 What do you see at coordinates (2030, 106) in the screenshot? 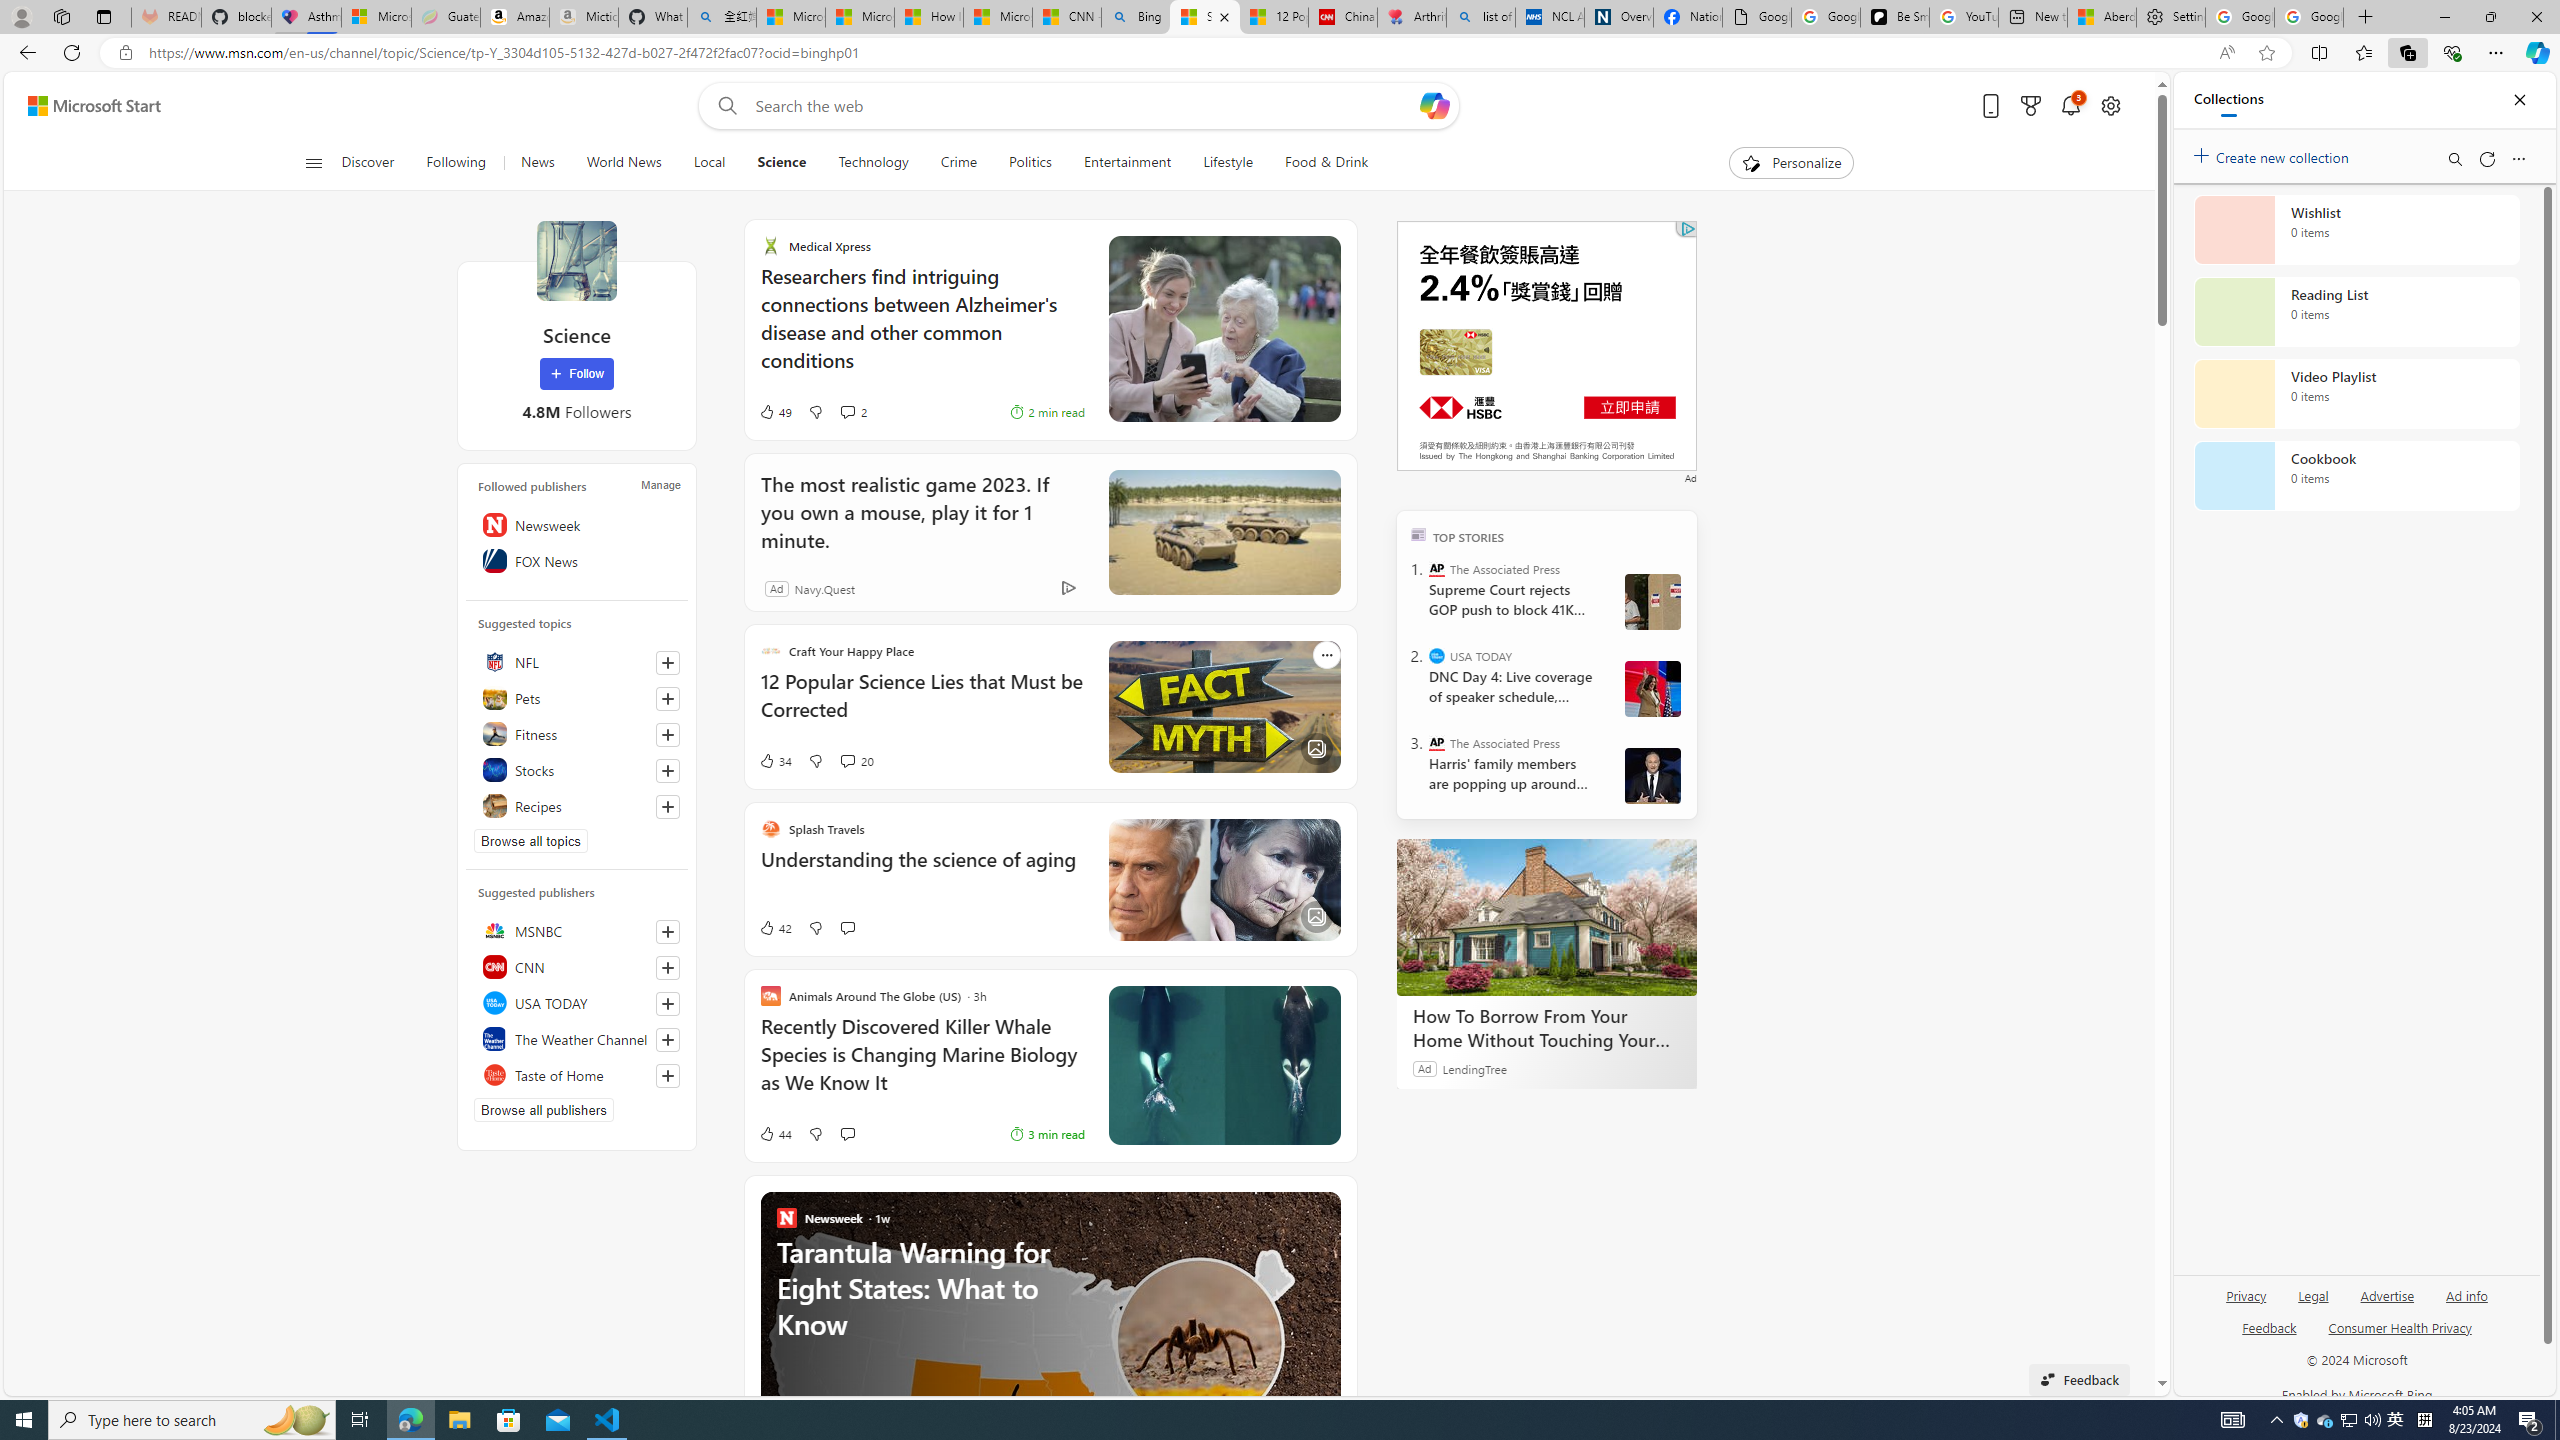
I see `'Microsoft rewards'` at bounding box center [2030, 106].